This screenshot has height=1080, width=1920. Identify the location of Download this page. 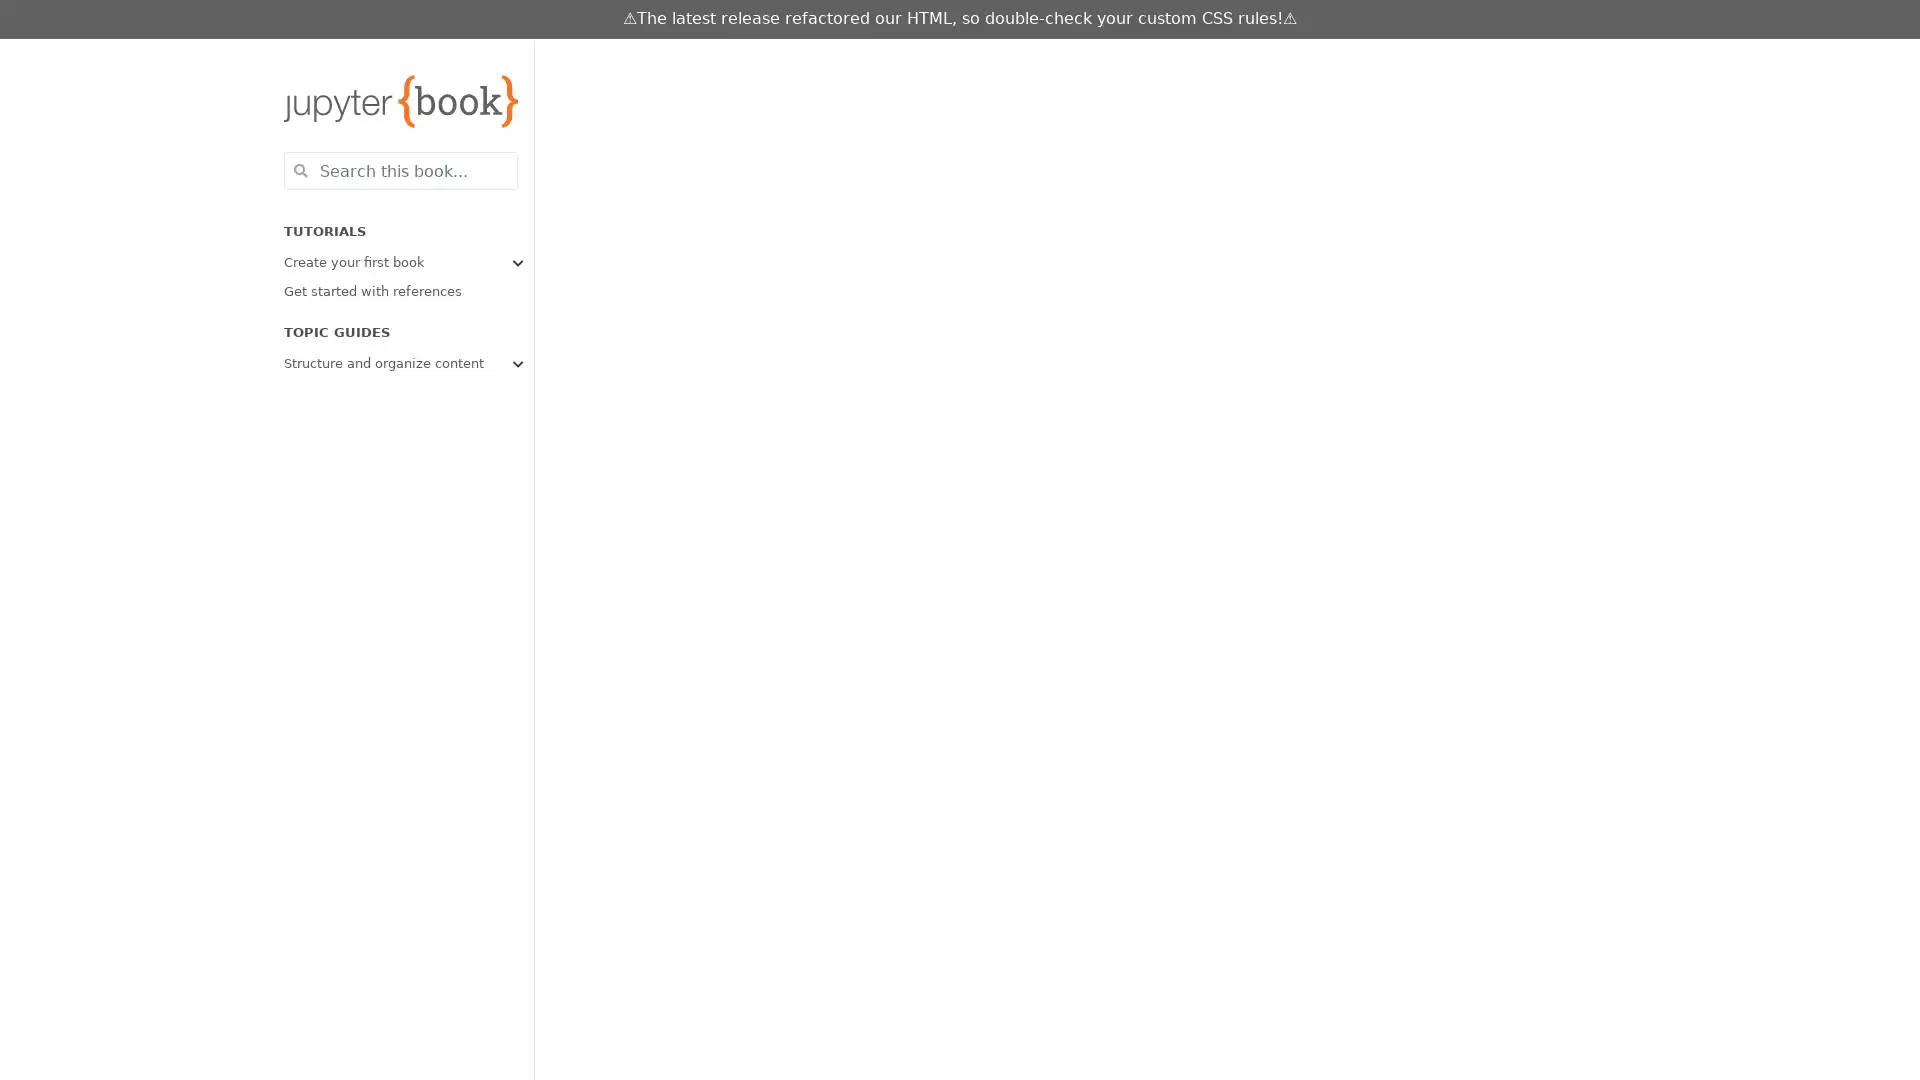
(1343, 59).